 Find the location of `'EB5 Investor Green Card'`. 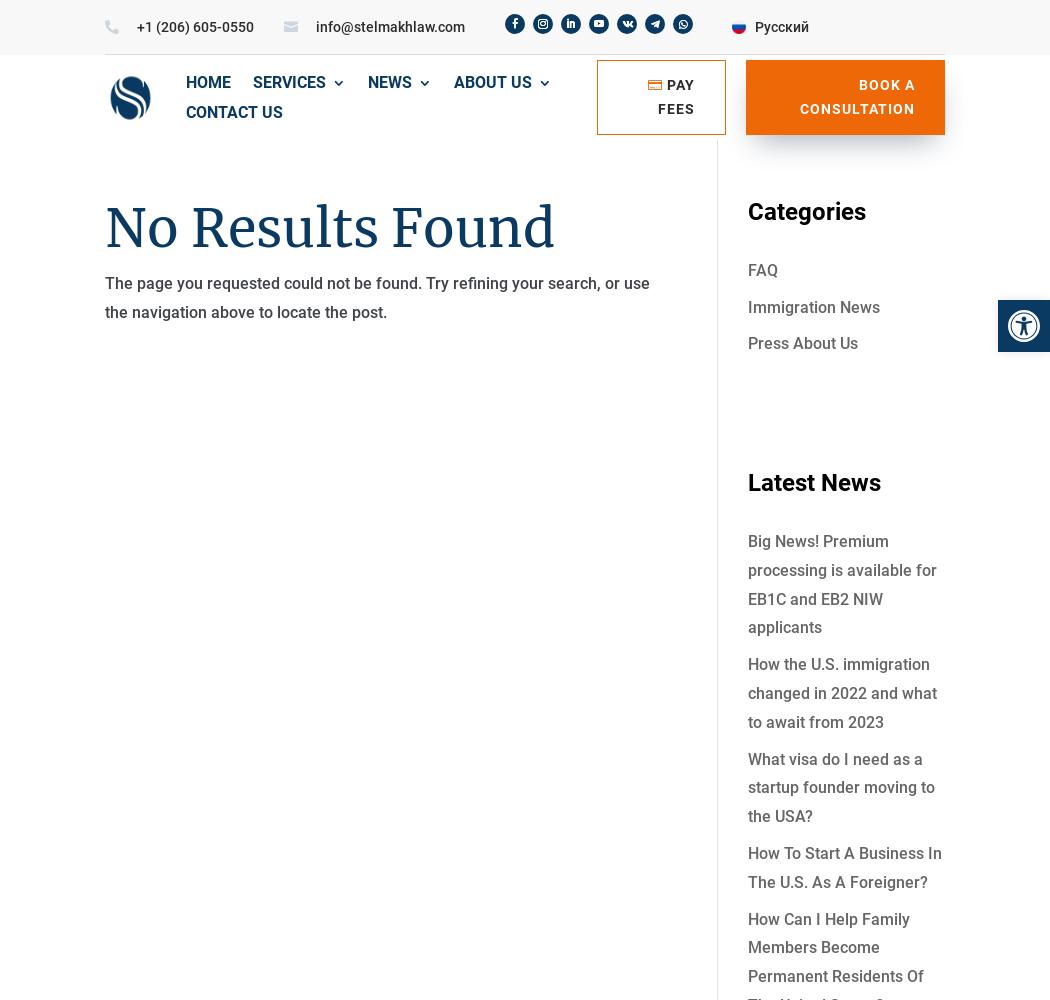

'EB5 Investor Green Card' is located at coordinates (624, 178).